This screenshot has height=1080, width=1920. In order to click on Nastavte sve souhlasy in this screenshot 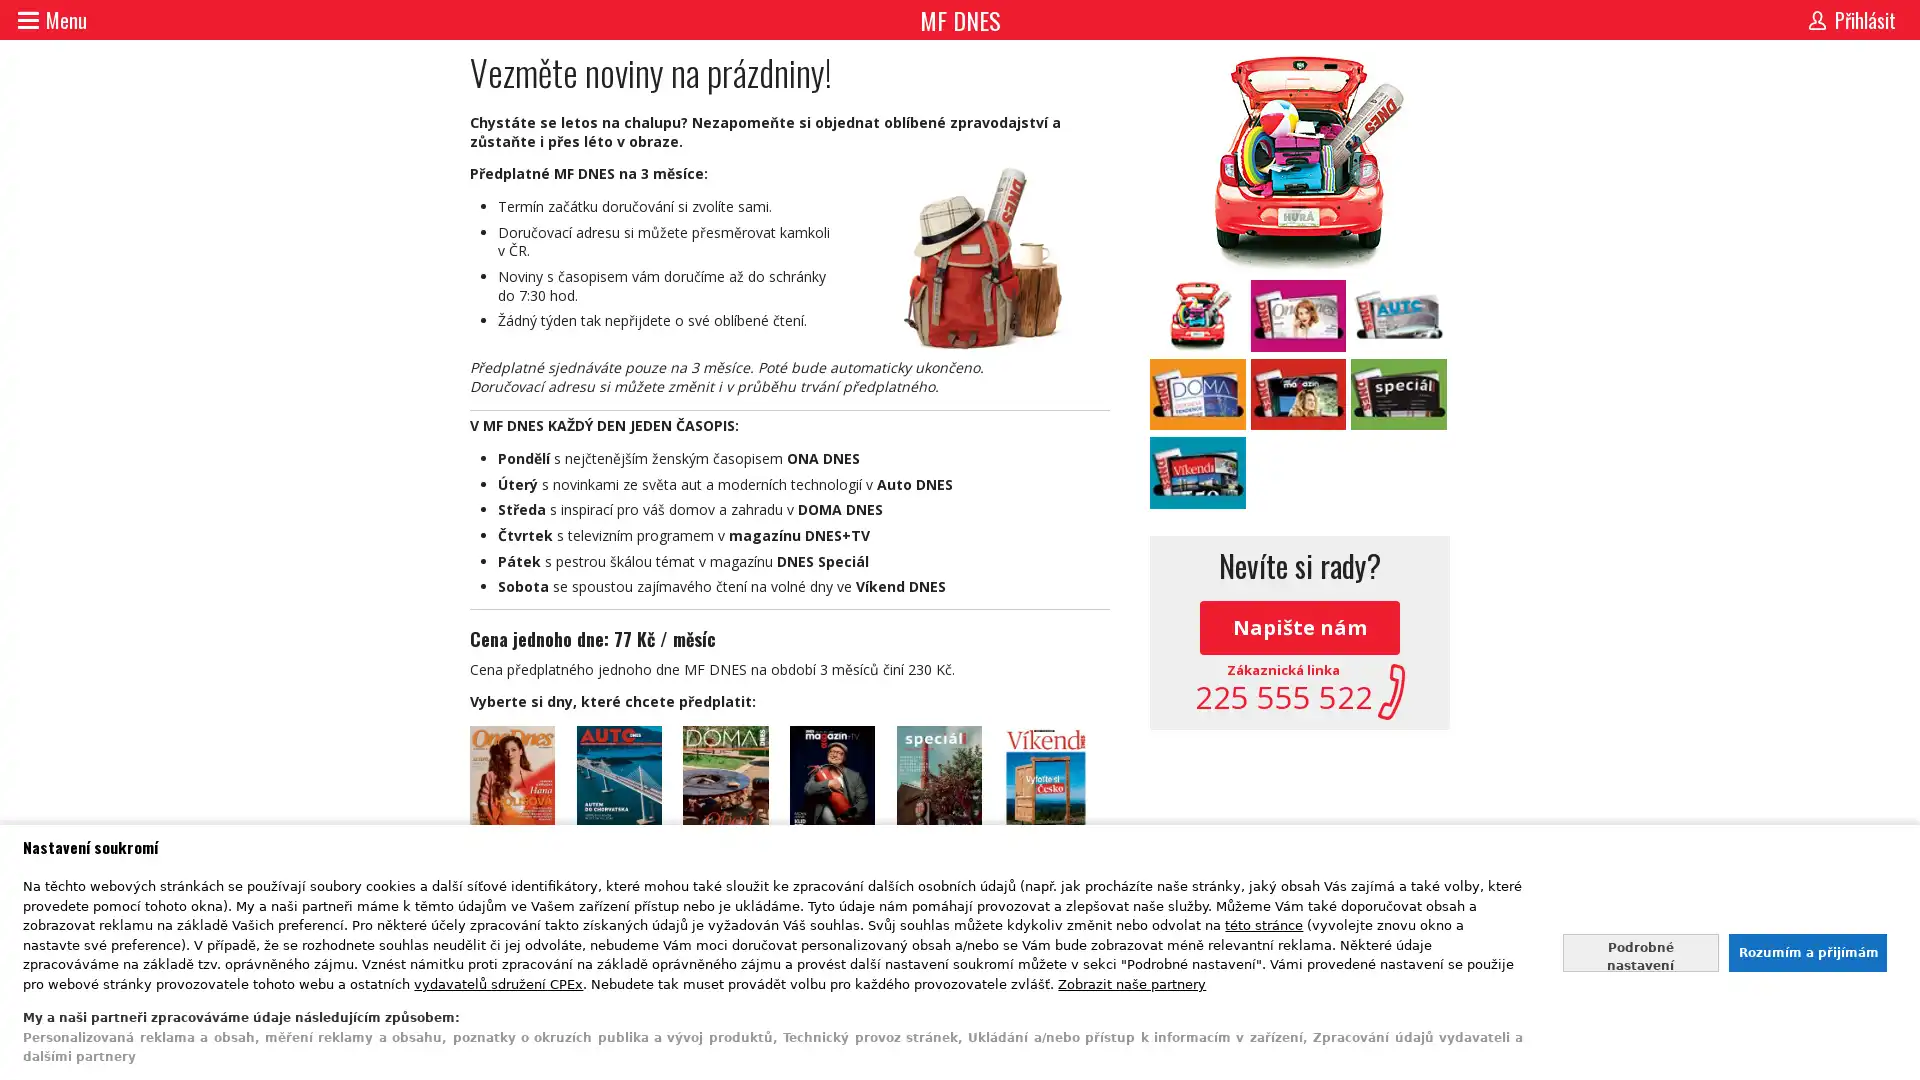, I will do `click(1640, 951)`.